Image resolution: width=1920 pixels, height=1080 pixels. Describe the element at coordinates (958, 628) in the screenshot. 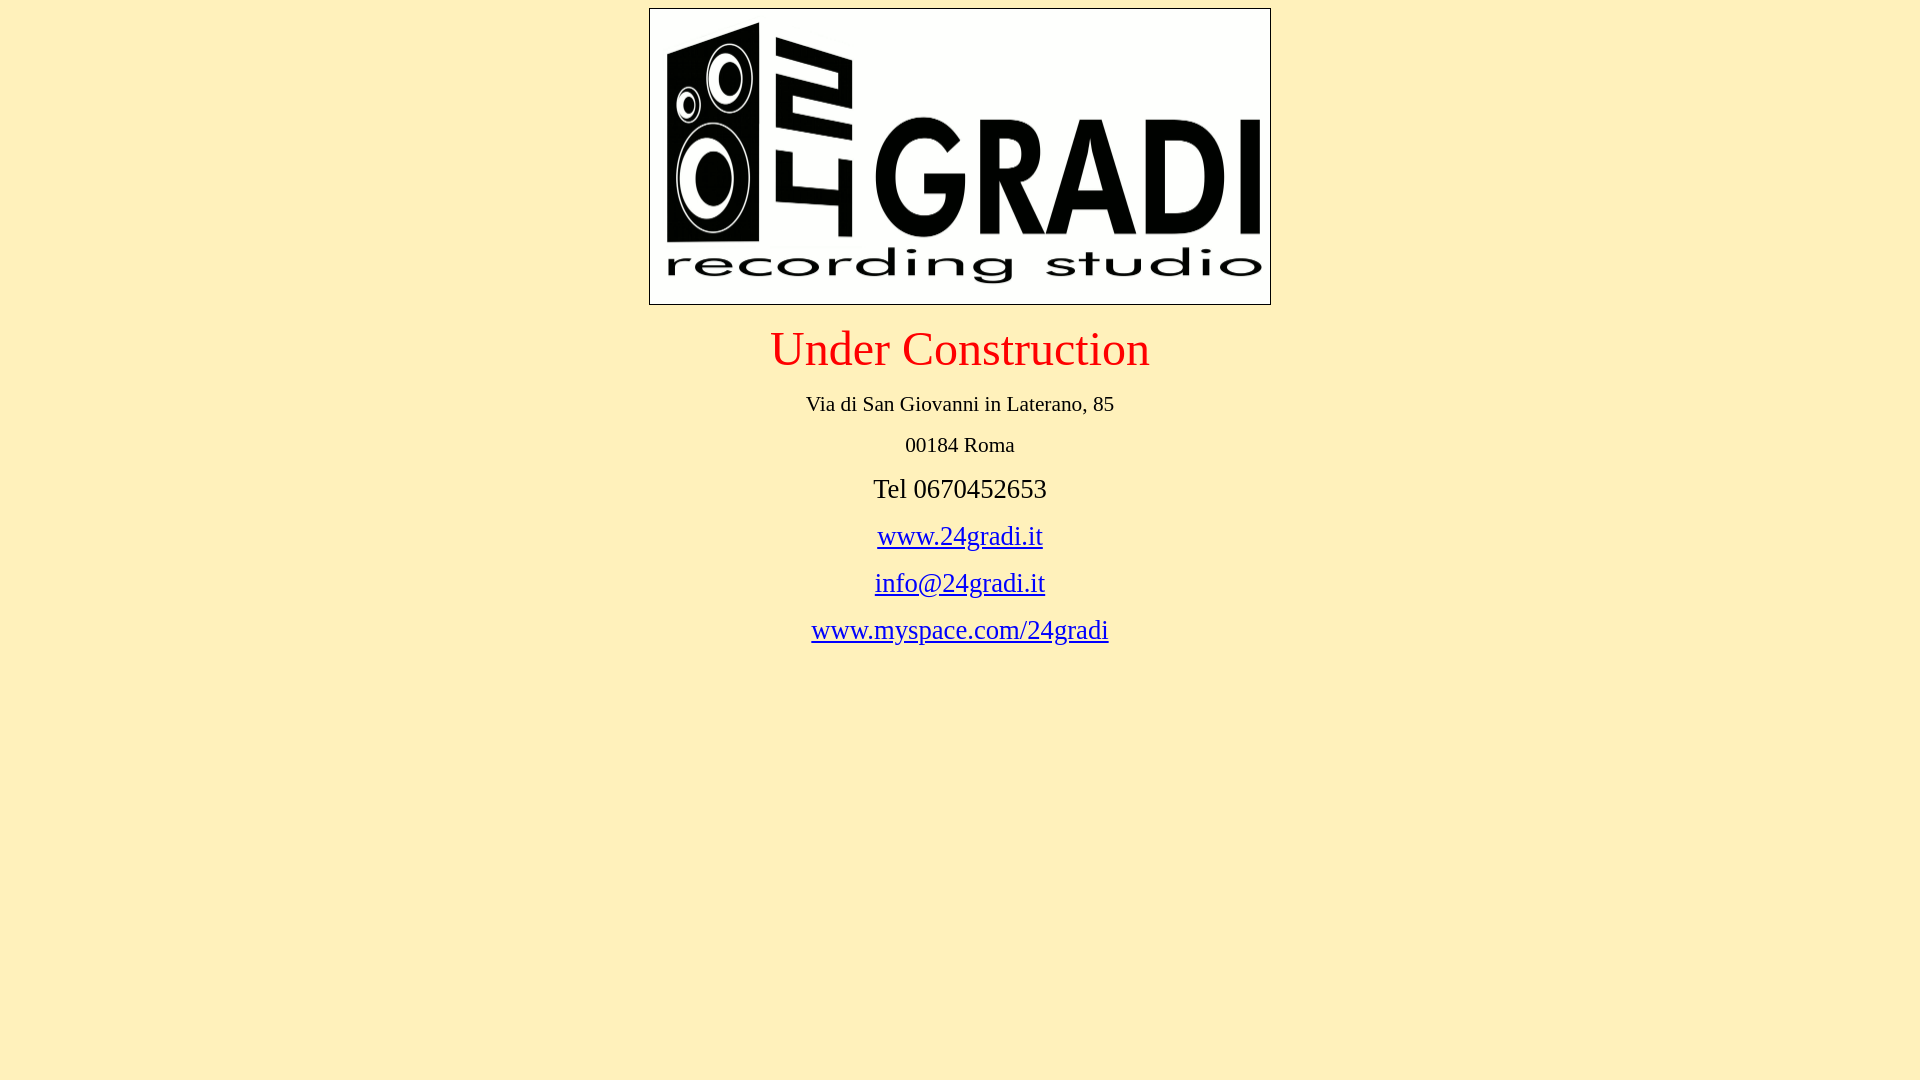

I see `'www.myspace.com/24gradi'` at that location.